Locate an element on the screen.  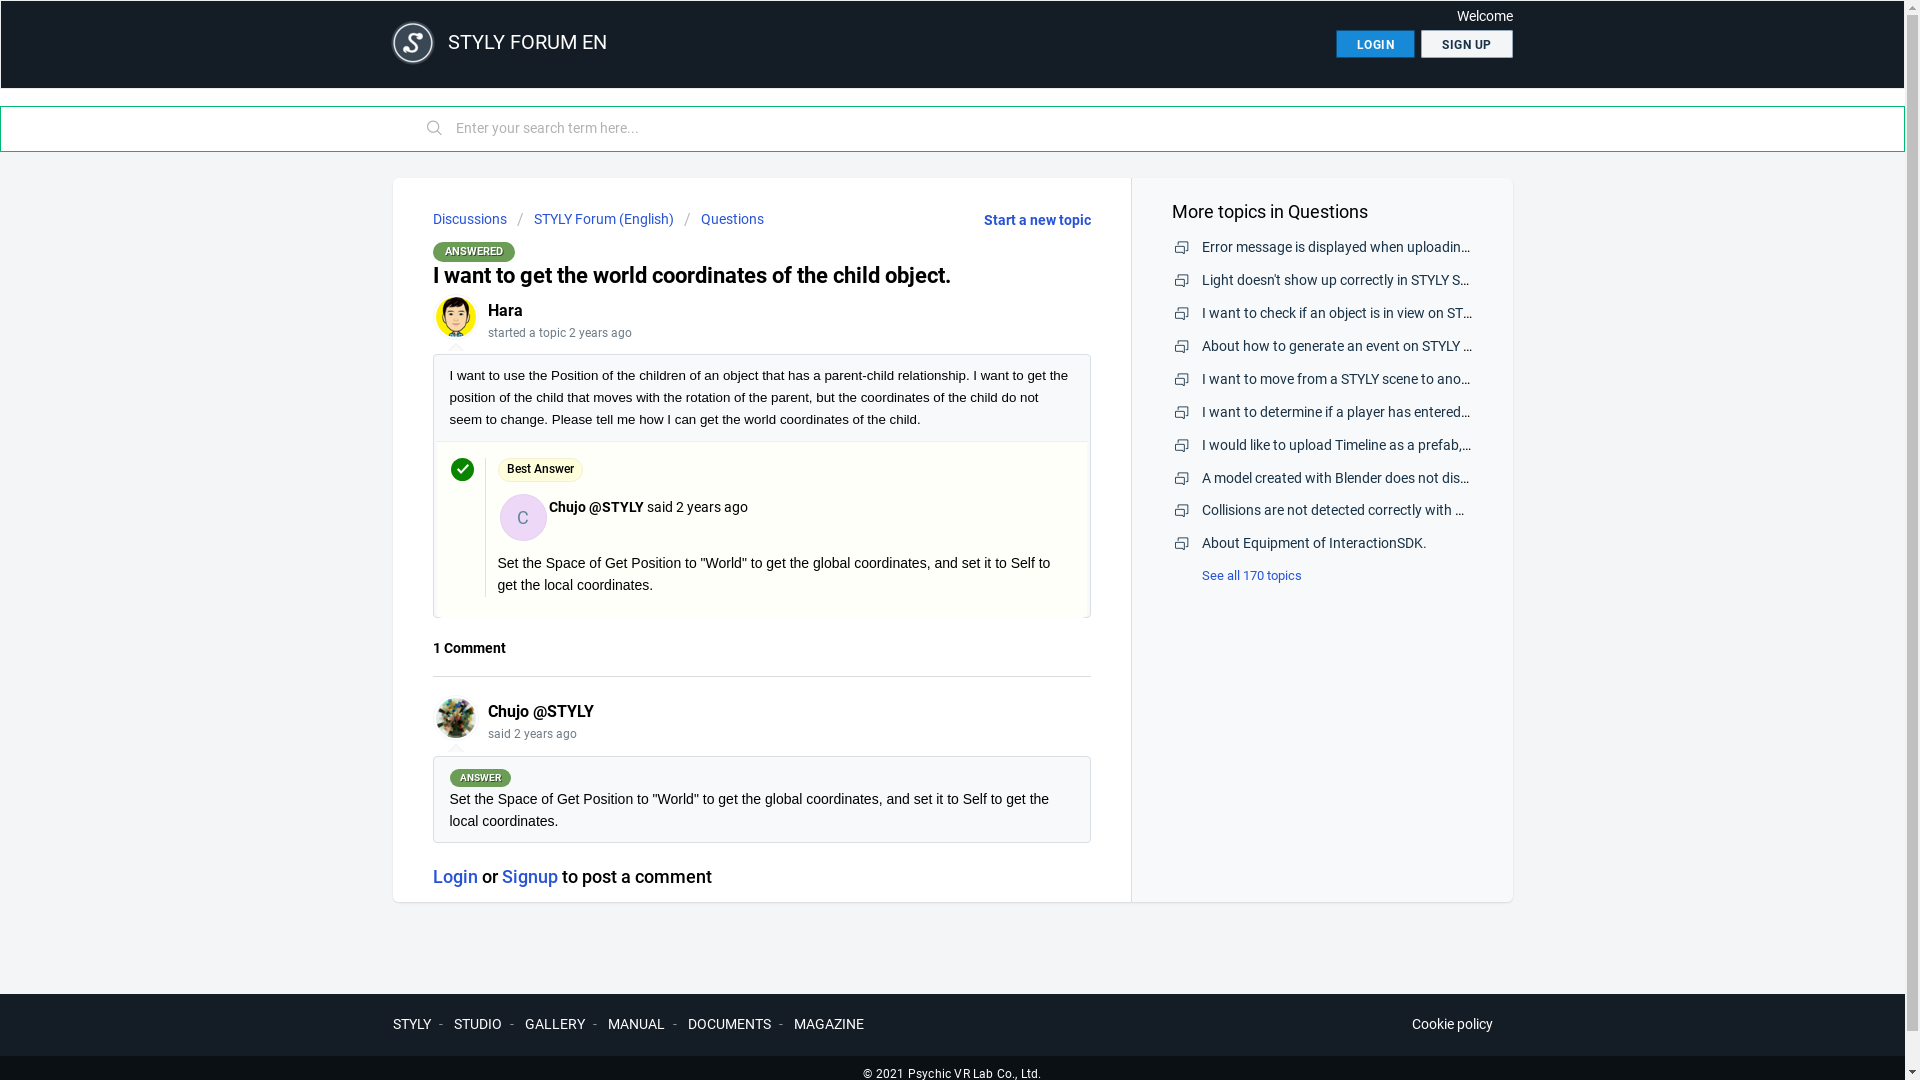
'Signup' is located at coordinates (529, 875).